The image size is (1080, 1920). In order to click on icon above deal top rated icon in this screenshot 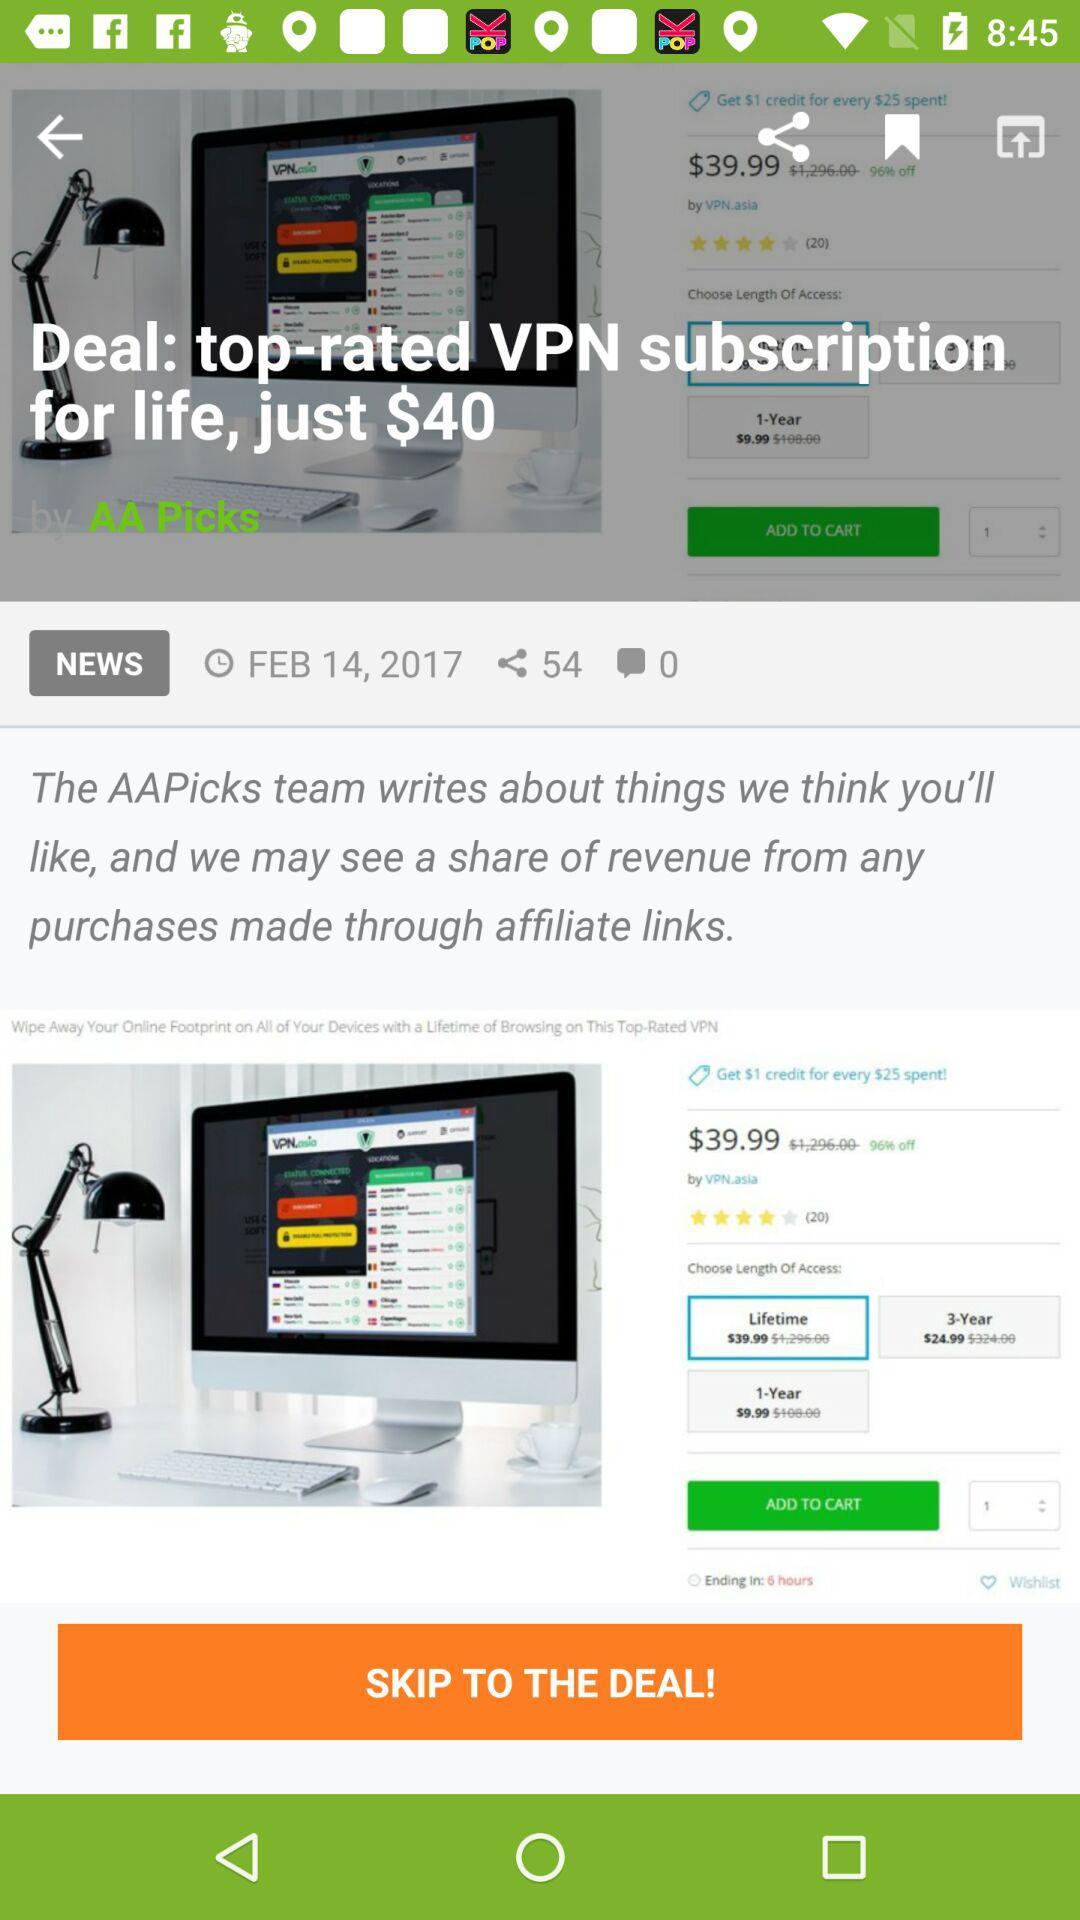, I will do `click(902, 135)`.